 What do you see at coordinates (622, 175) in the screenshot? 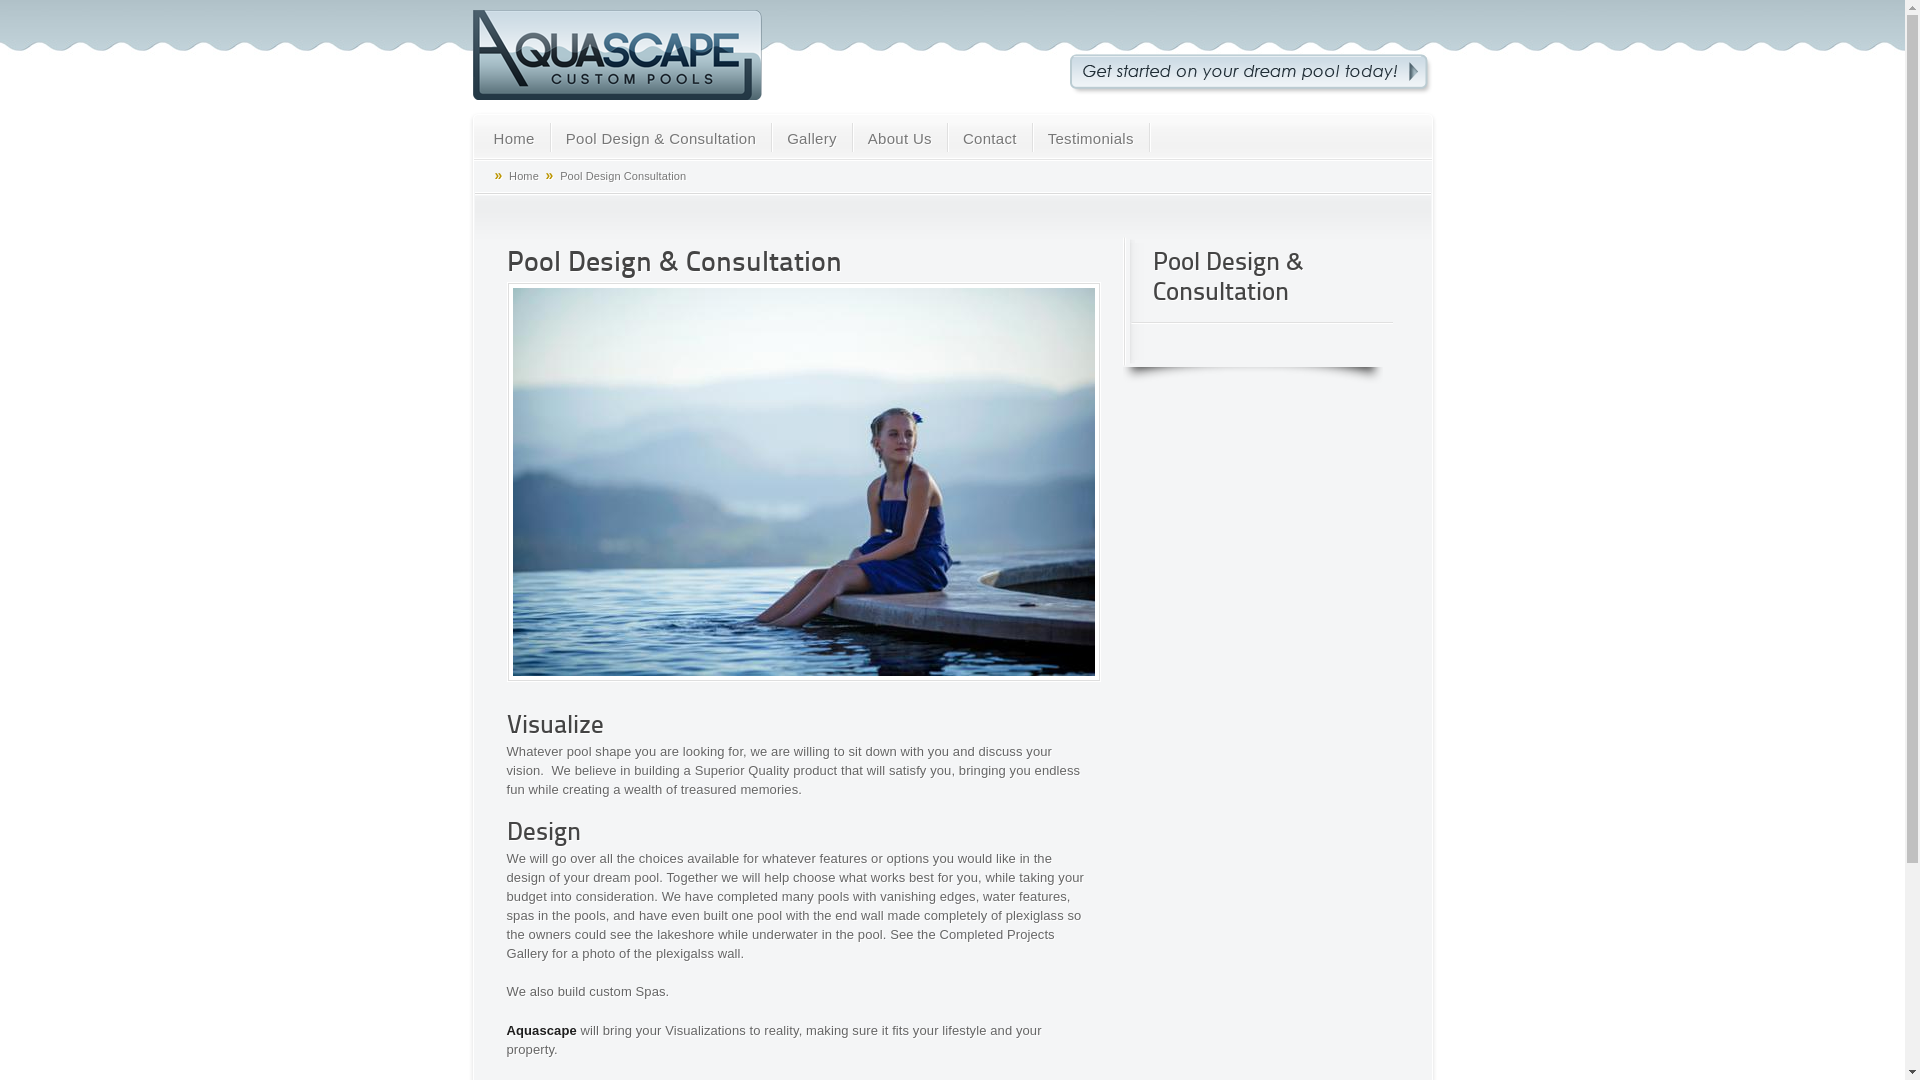
I see `'Pool Design Consultation'` at bounding box center [622, 175].